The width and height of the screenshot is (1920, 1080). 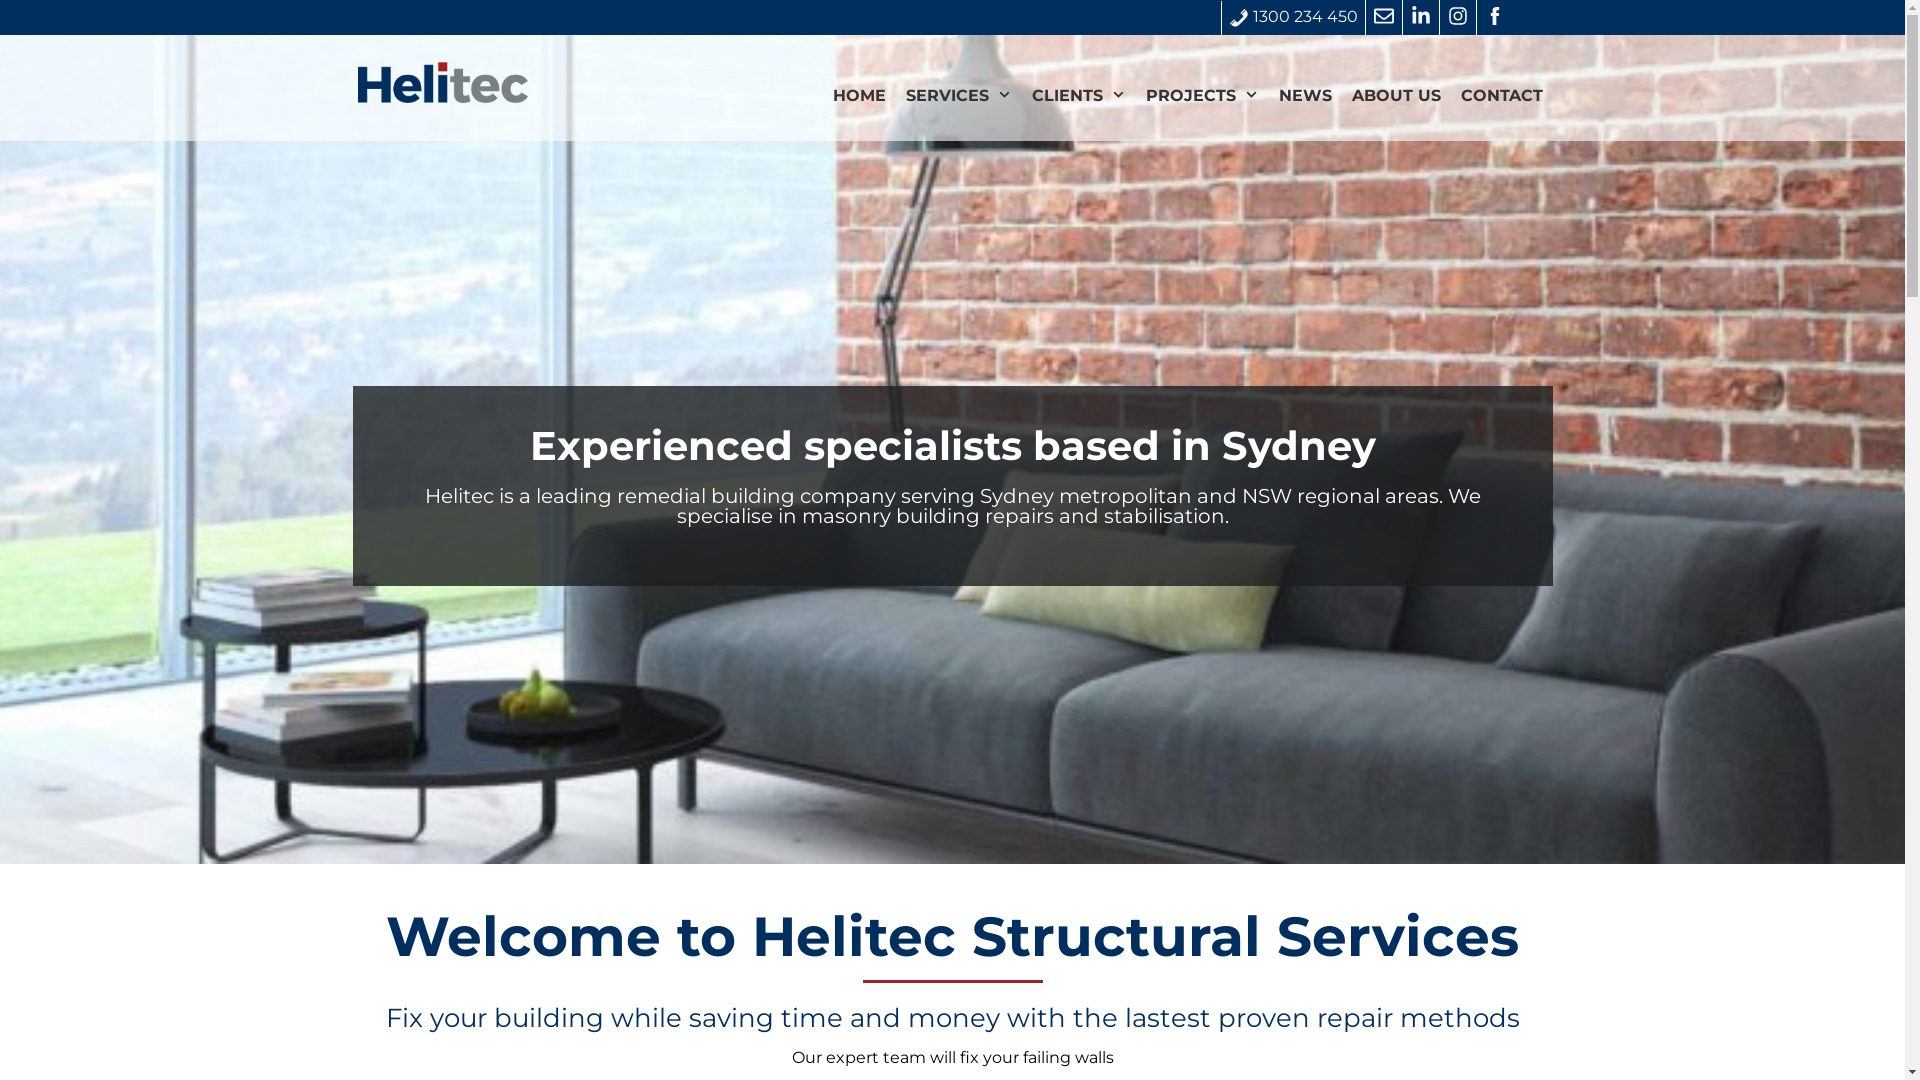 I want to click on 'NEWS', so click(x=1266, y=96).